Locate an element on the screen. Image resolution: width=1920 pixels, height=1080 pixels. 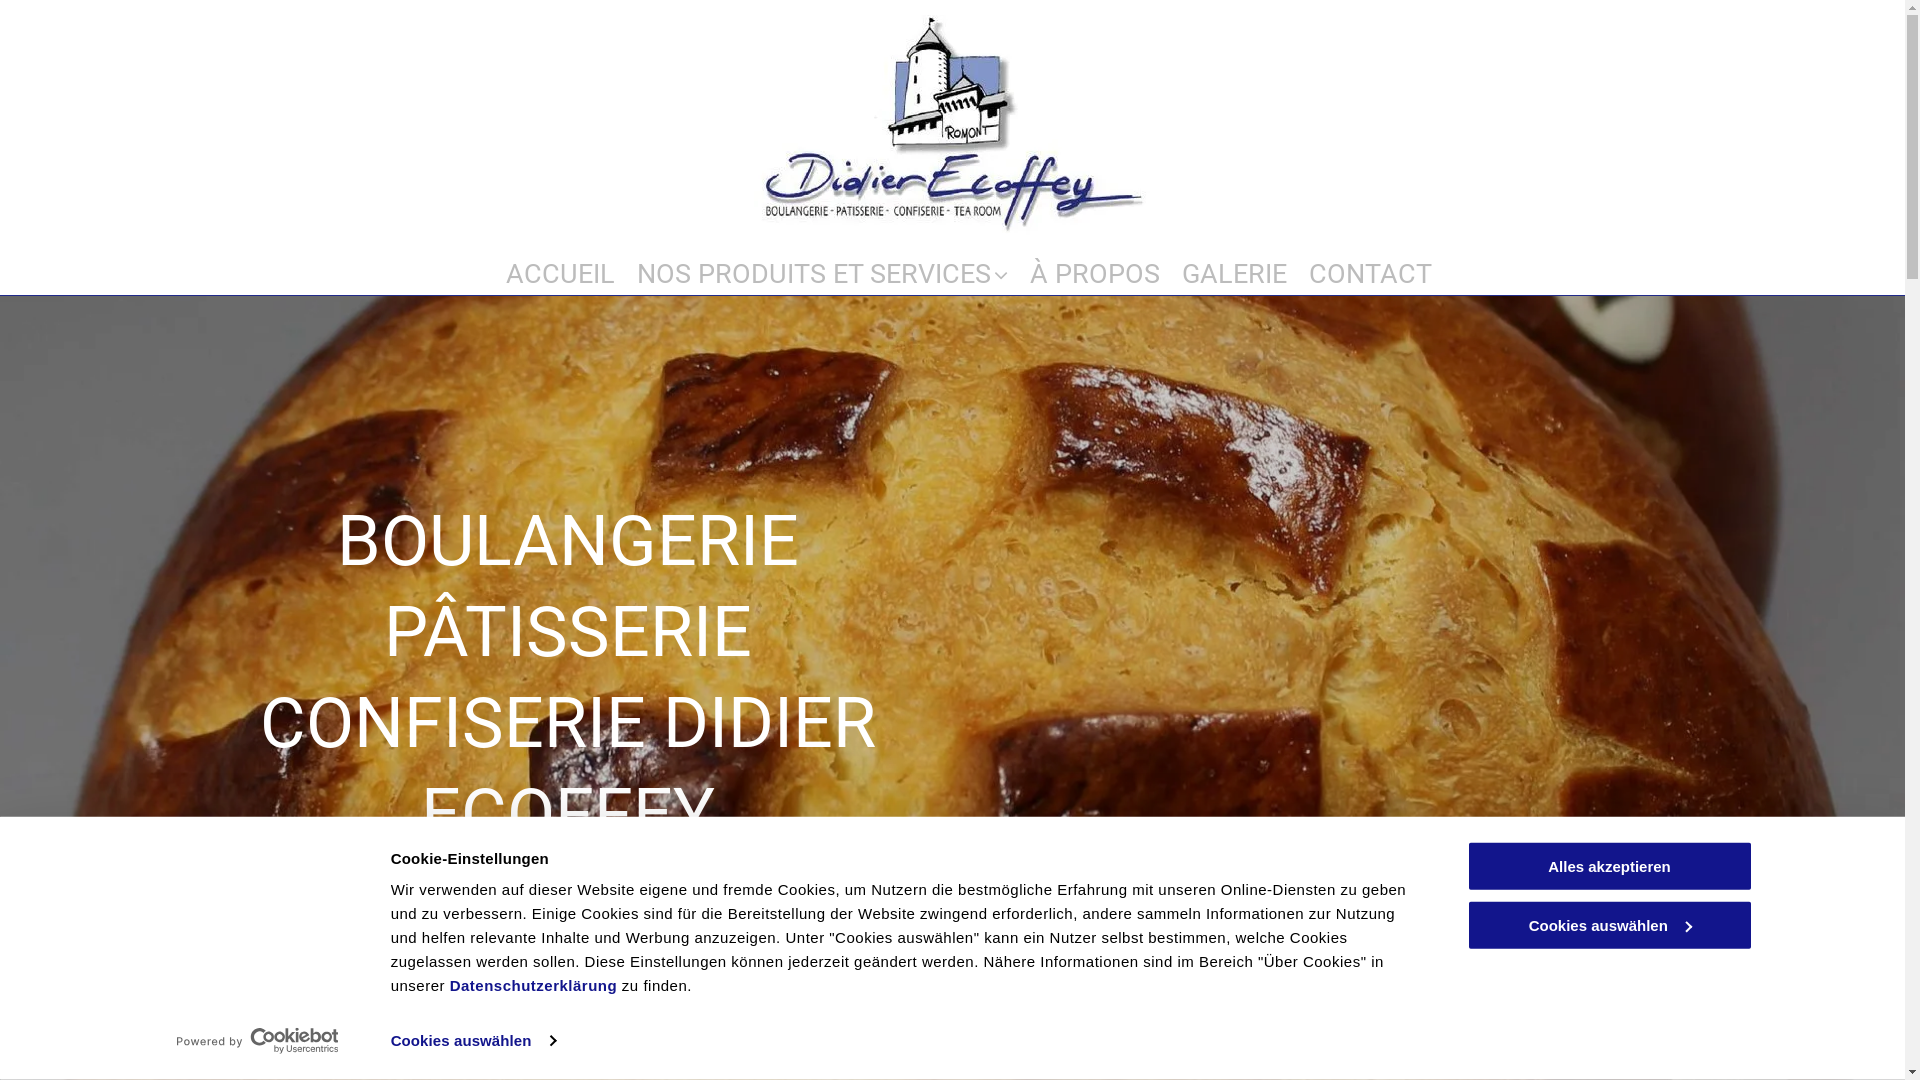
'NOS PRODUITS ET SERVICES' is located at coordinates (821, 262).